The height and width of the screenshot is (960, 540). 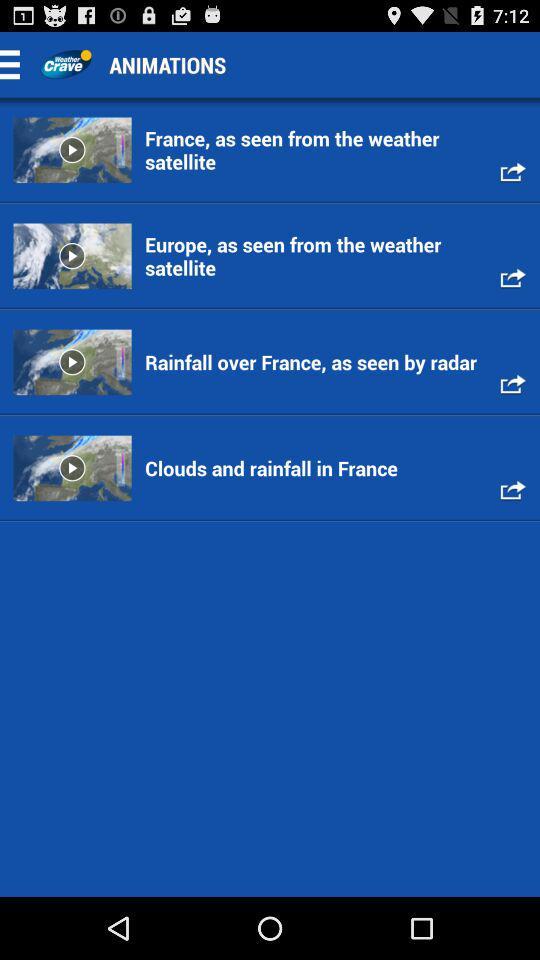 I want to click on access app menu, so click(x=15, y=64).